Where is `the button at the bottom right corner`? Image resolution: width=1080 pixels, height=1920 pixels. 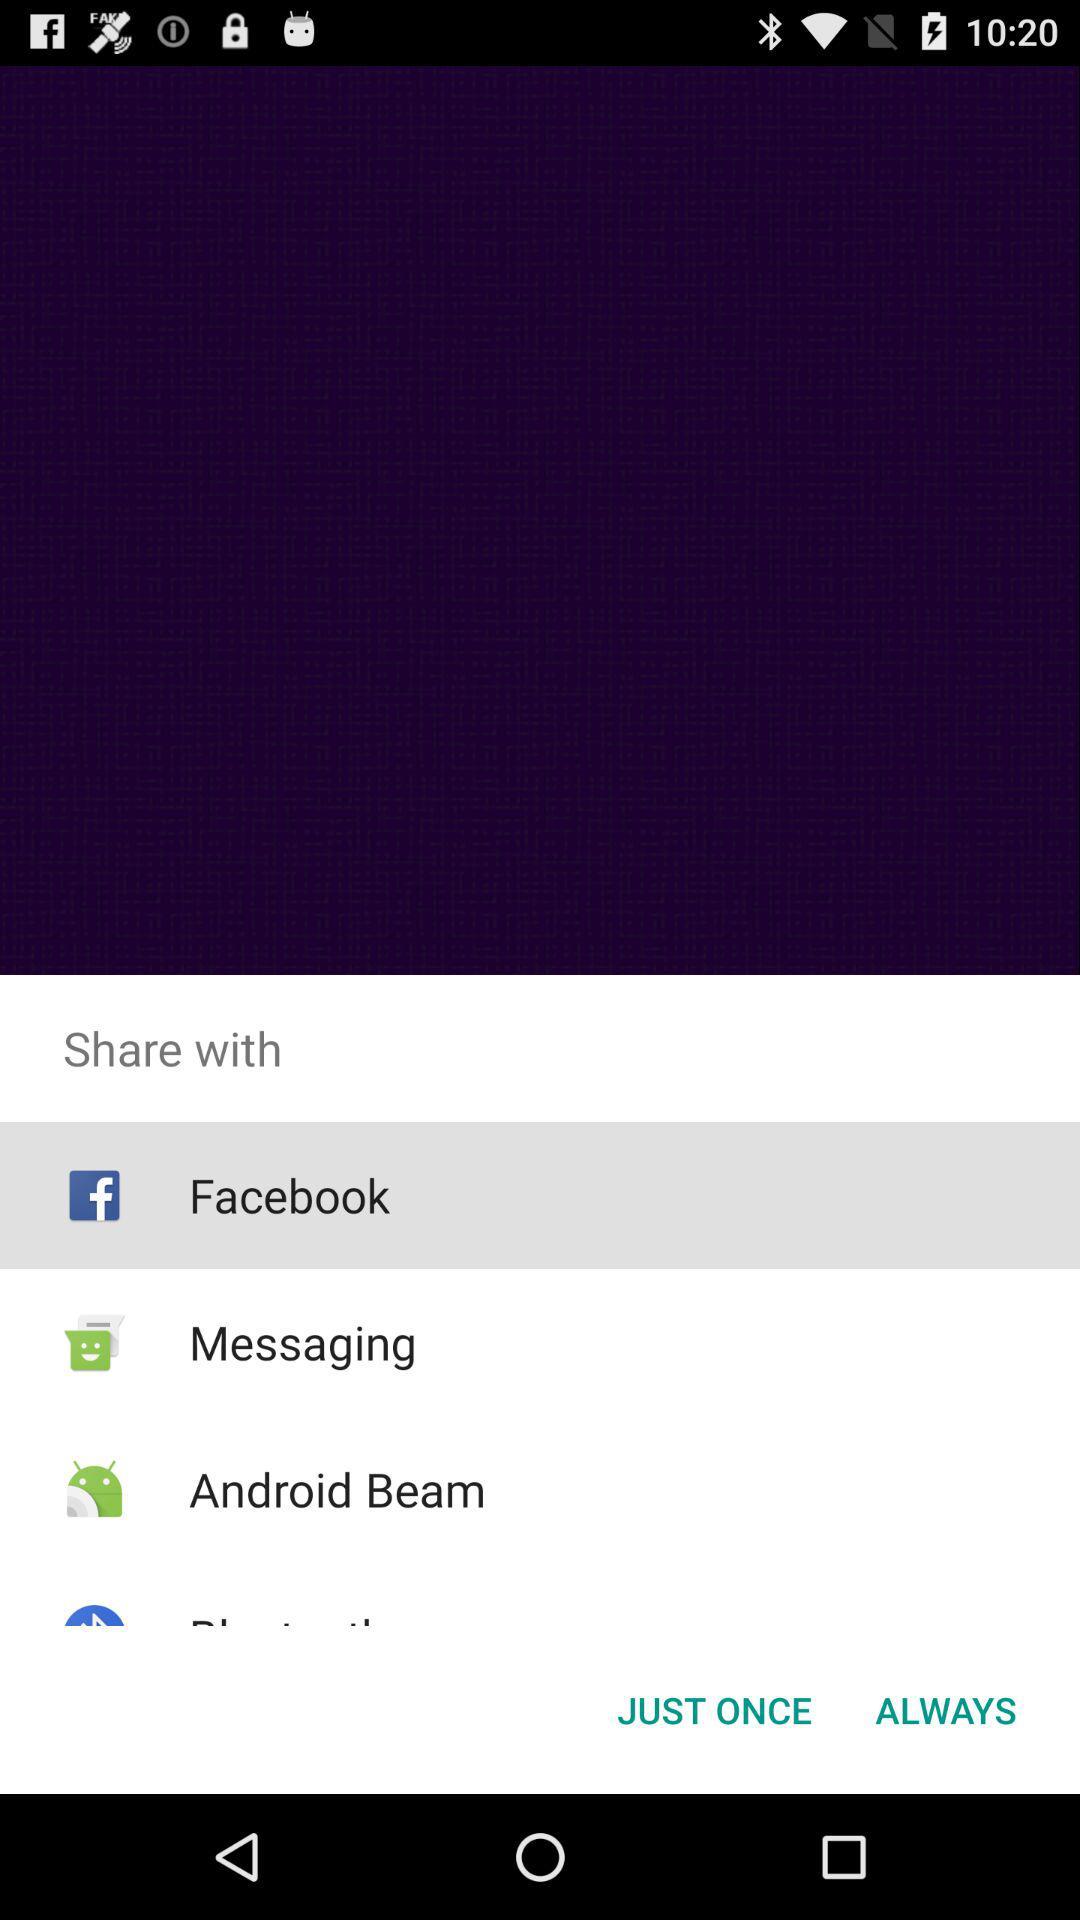 the button at the bottom right corner is located at coordinates (945, 1708).